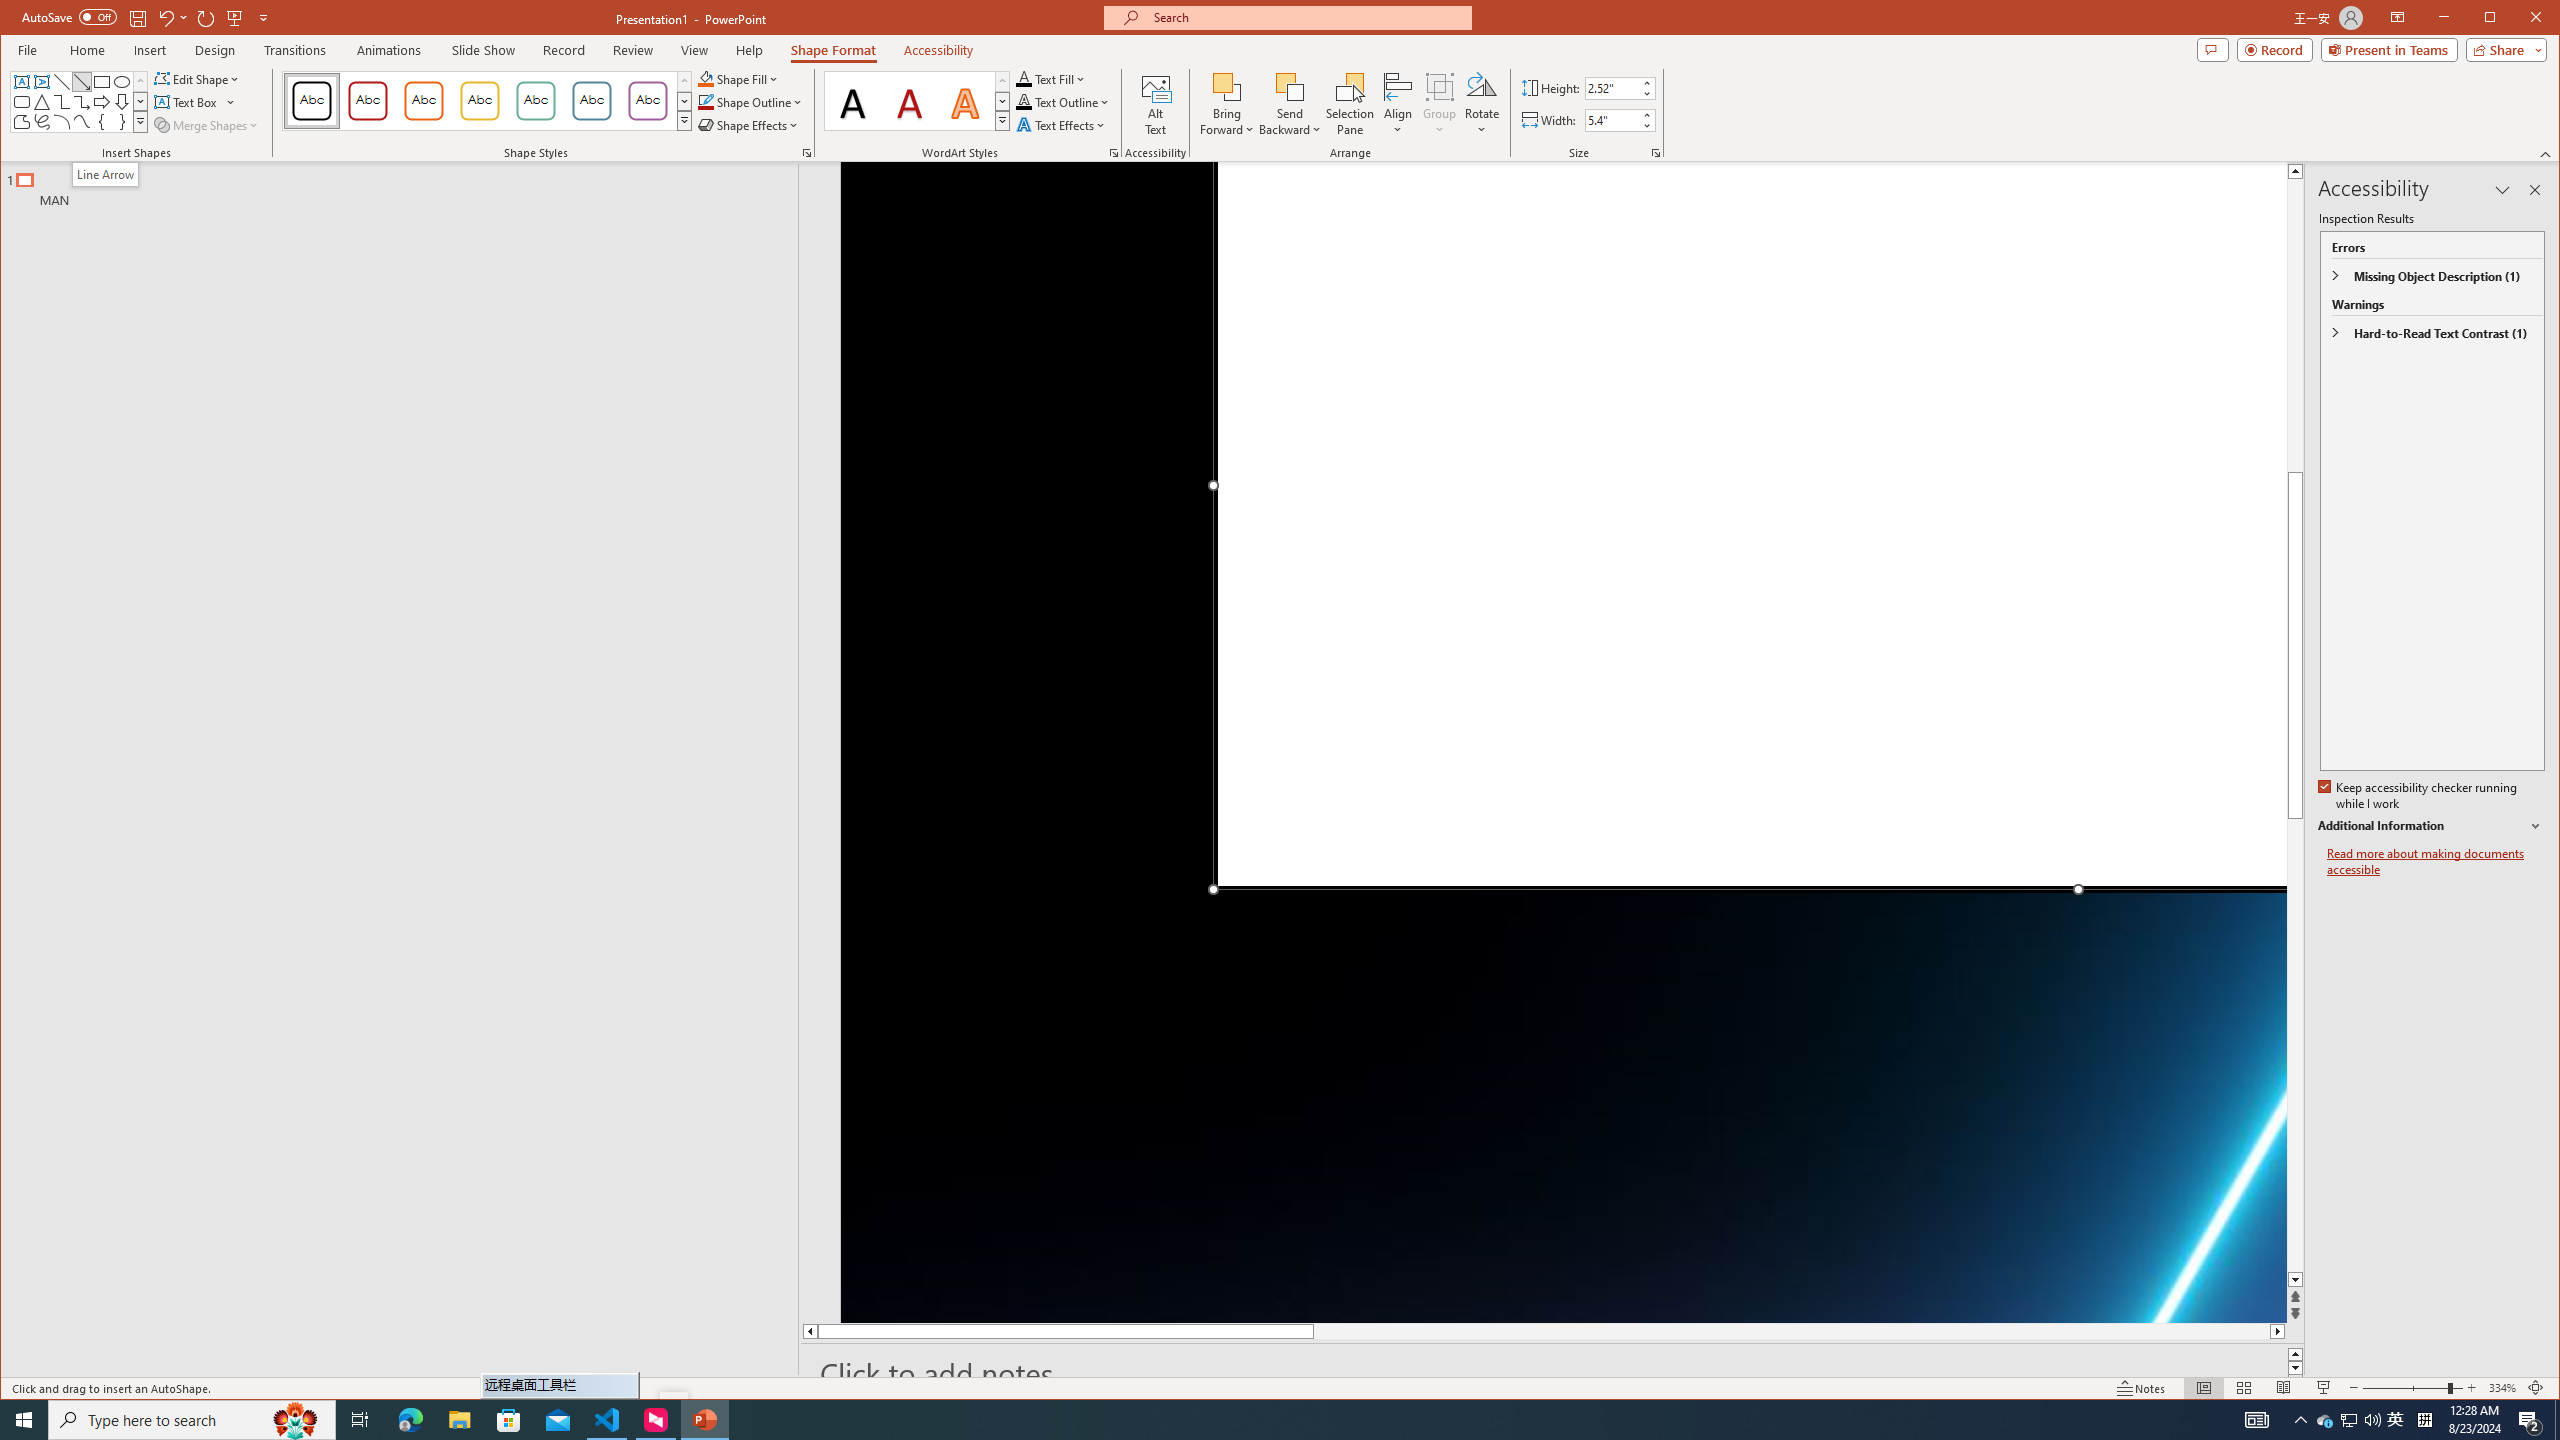 This screenshot has width=2560, height=1440. I want to click on 'Merge Shapes', so click(207, 125).